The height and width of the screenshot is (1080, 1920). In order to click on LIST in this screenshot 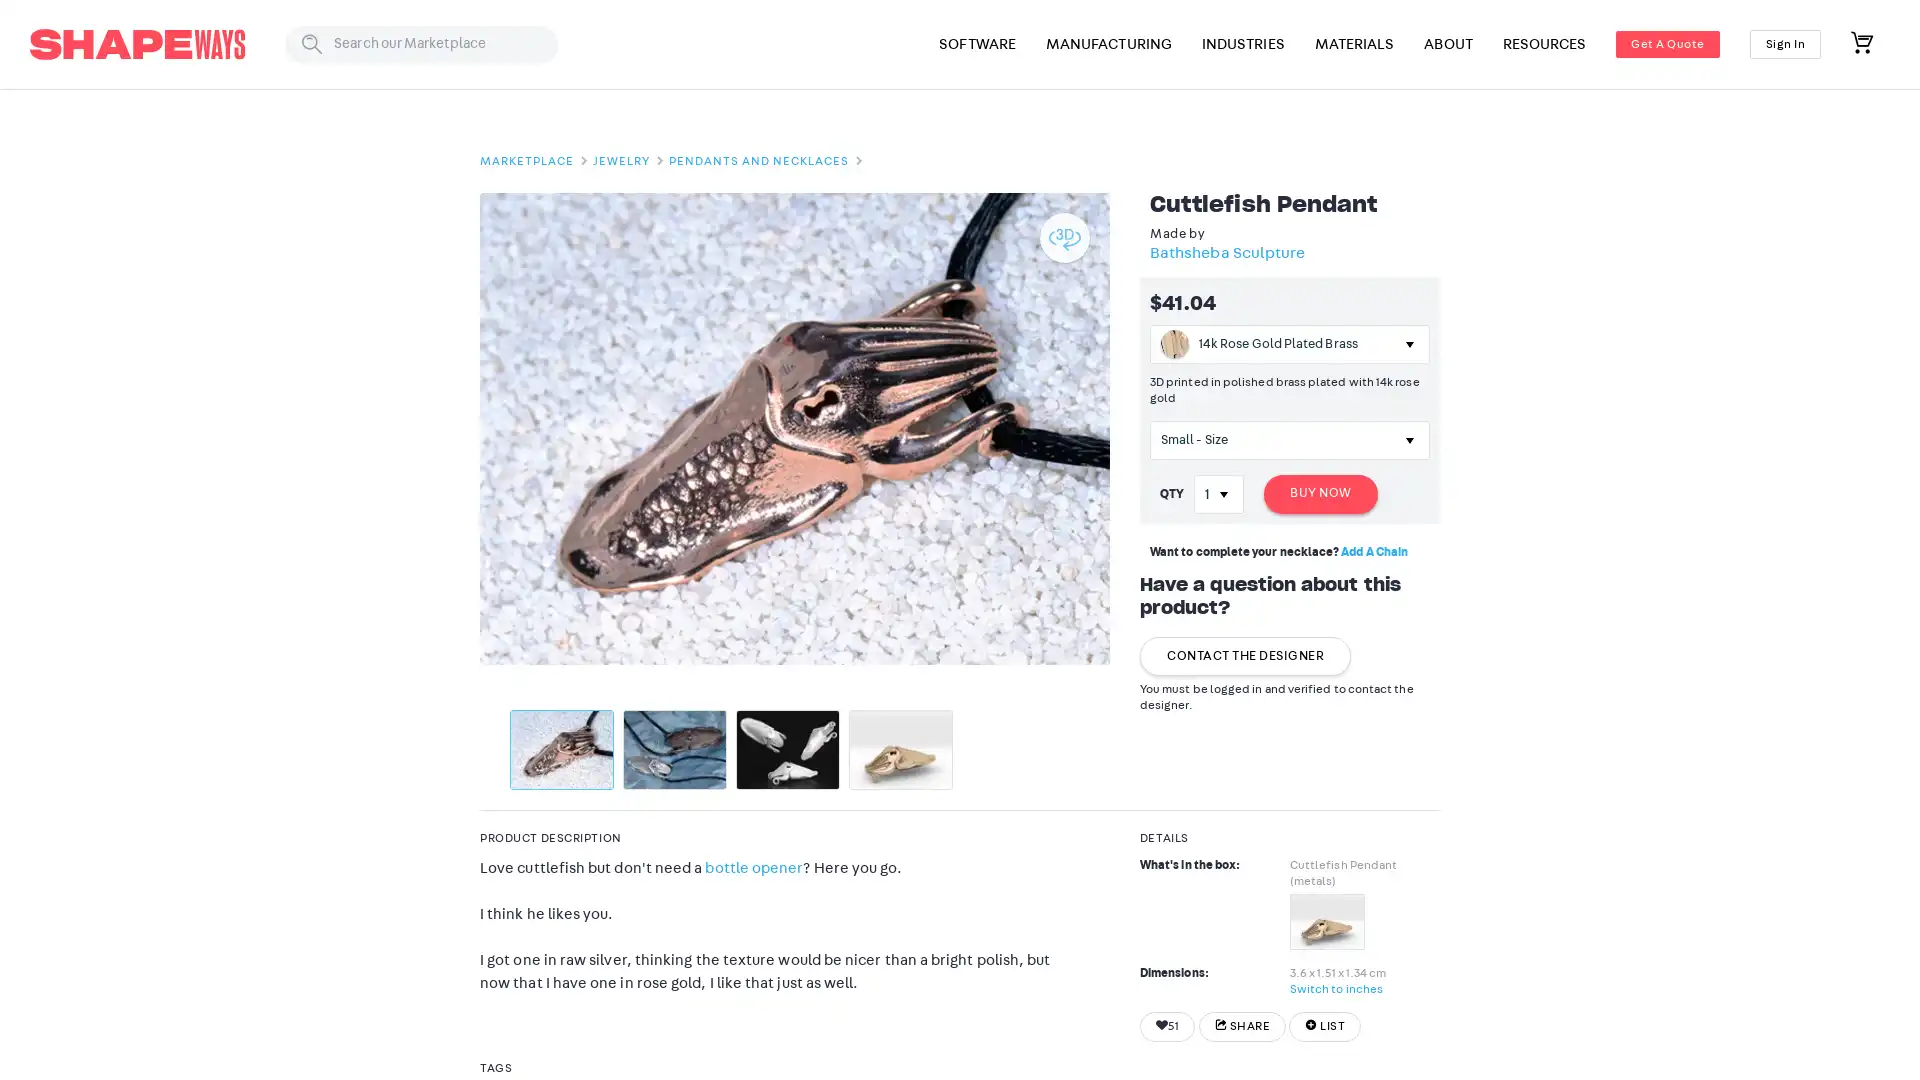, I will do `click(1324, 1026)`.